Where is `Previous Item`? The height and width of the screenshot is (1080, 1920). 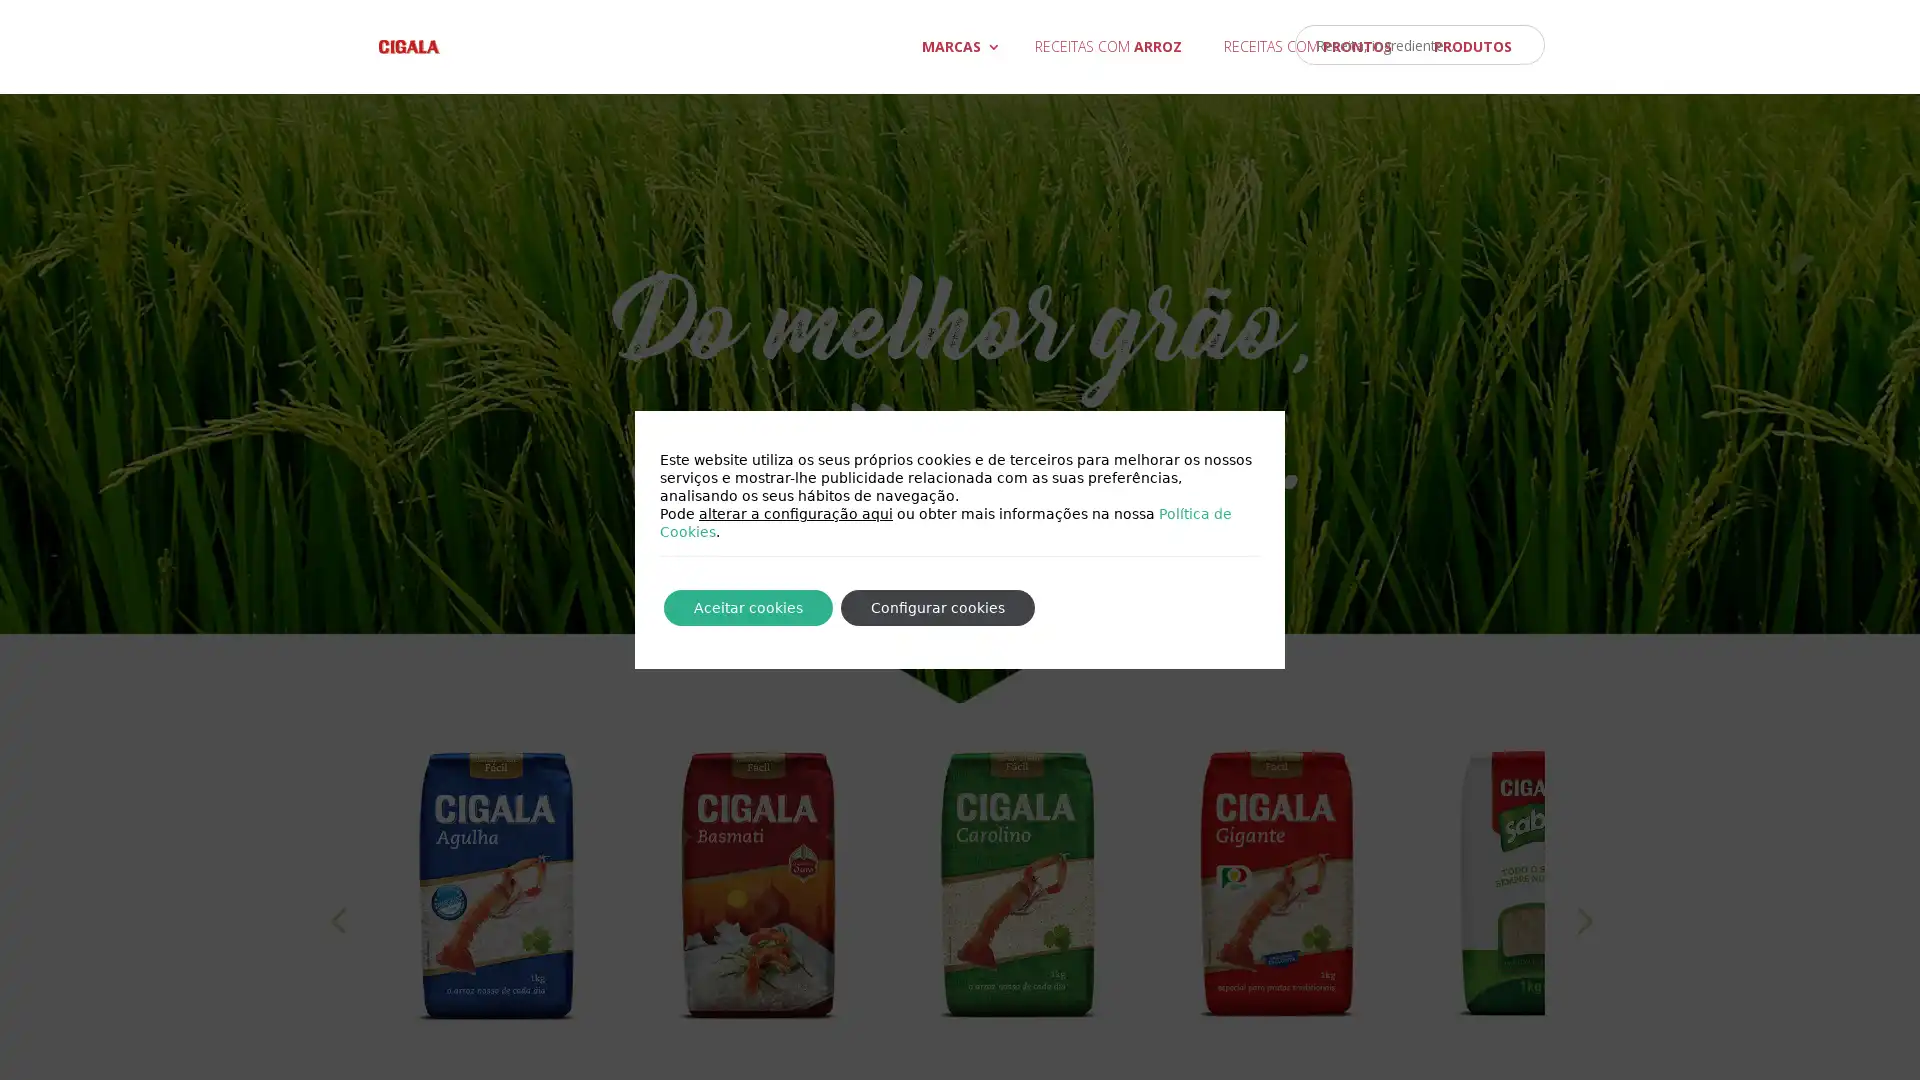 Previous Item is located at coordinates (337, 944).